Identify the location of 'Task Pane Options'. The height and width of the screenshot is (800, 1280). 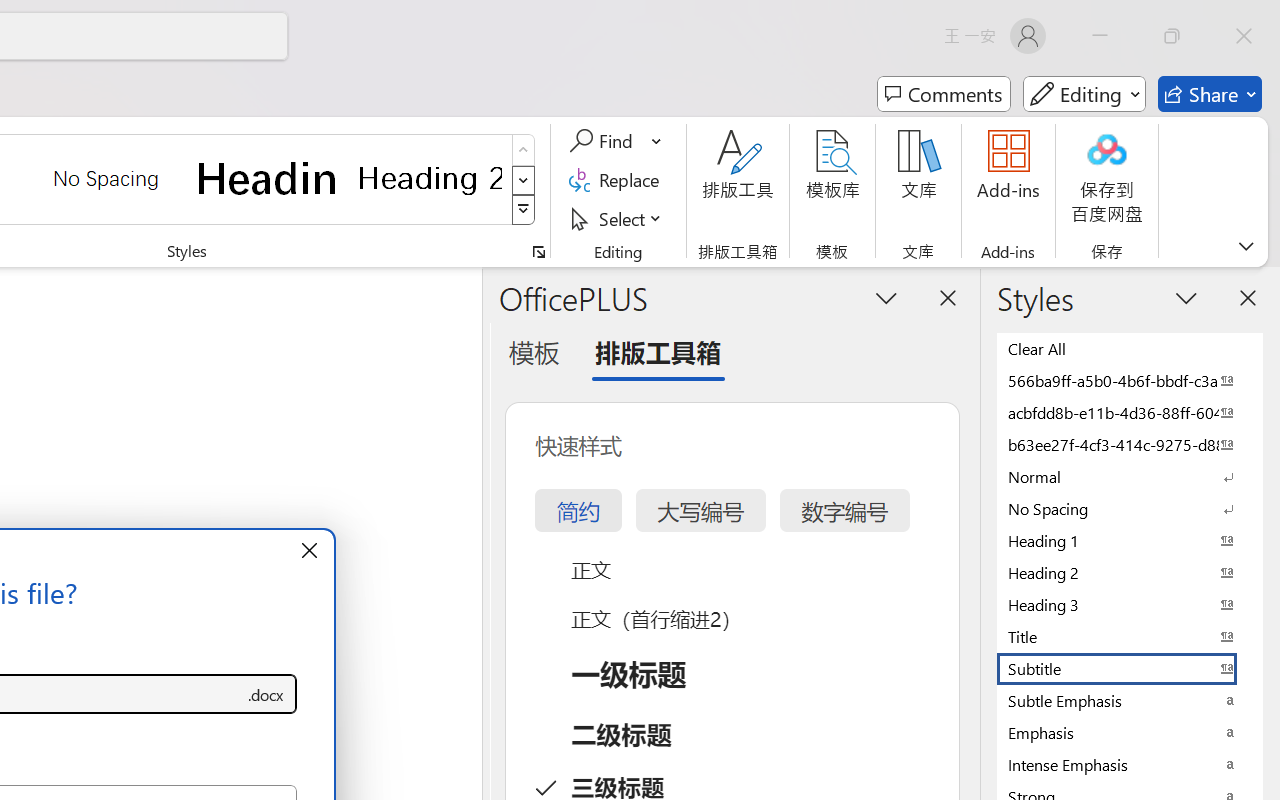
(886, 297).